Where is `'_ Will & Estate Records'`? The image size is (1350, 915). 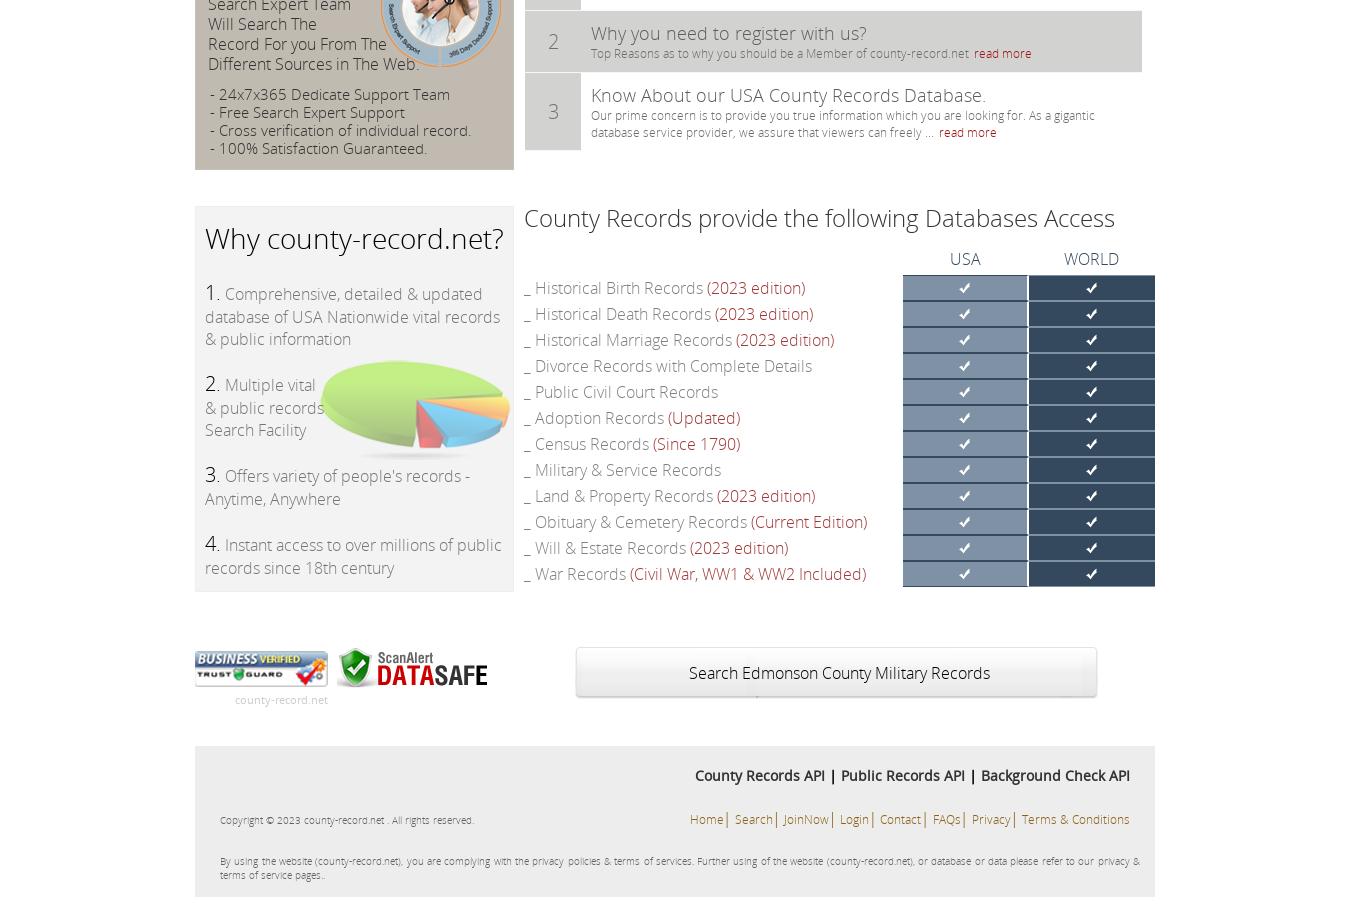 '_ Will & Estate Records' is located at coordinates (606, 547).